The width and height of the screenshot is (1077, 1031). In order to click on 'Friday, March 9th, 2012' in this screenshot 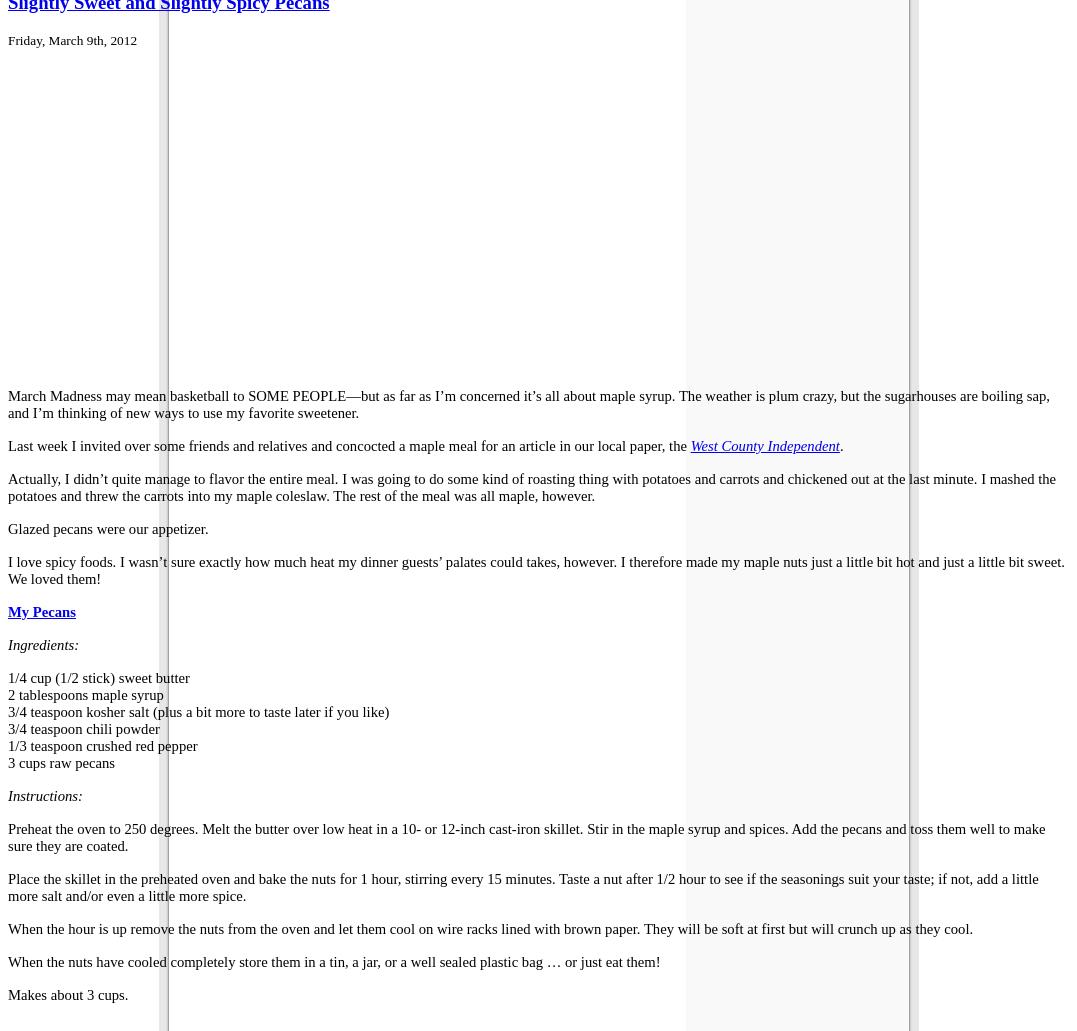, I will do `click(6, 39)`.